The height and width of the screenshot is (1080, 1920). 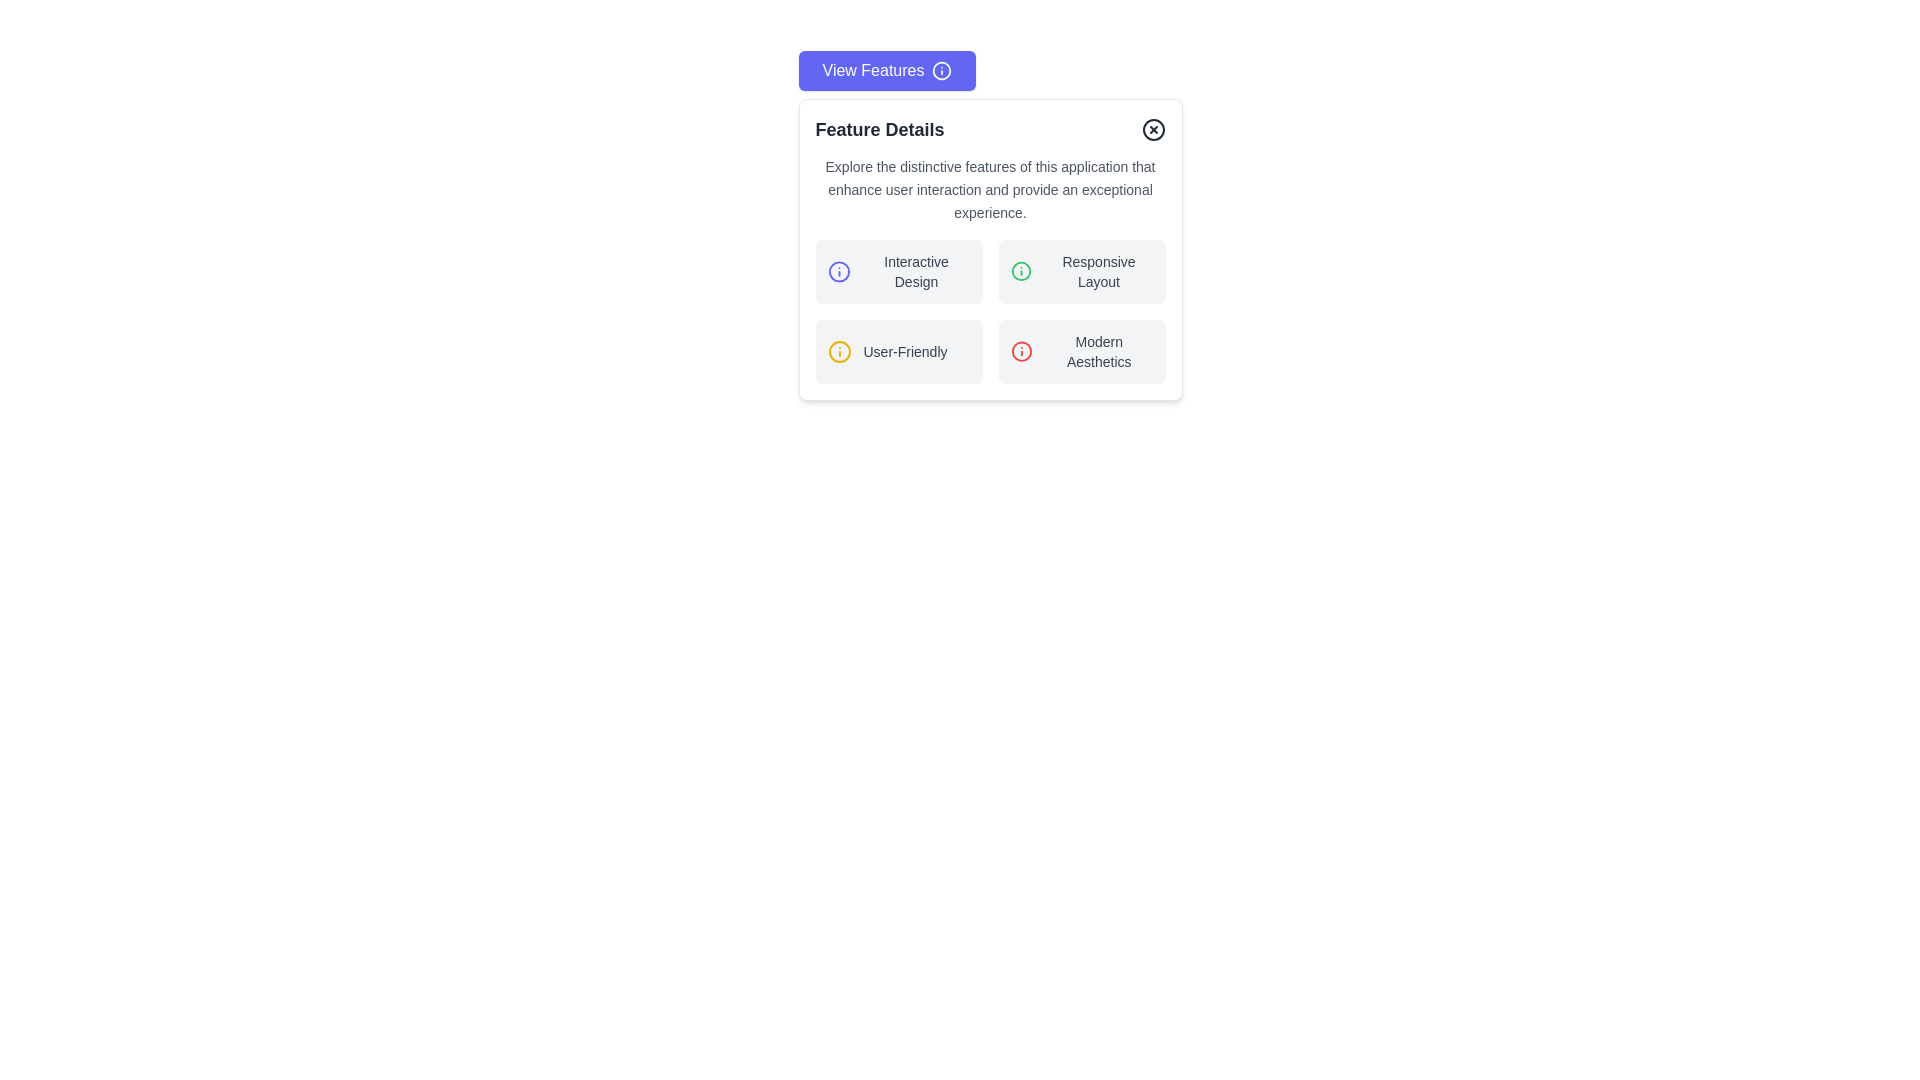 I want to click on the first icon in the list item labeled 'Responsive Layout', which serves as an indicator or marker for visual context, so click(x=1021, y=272).